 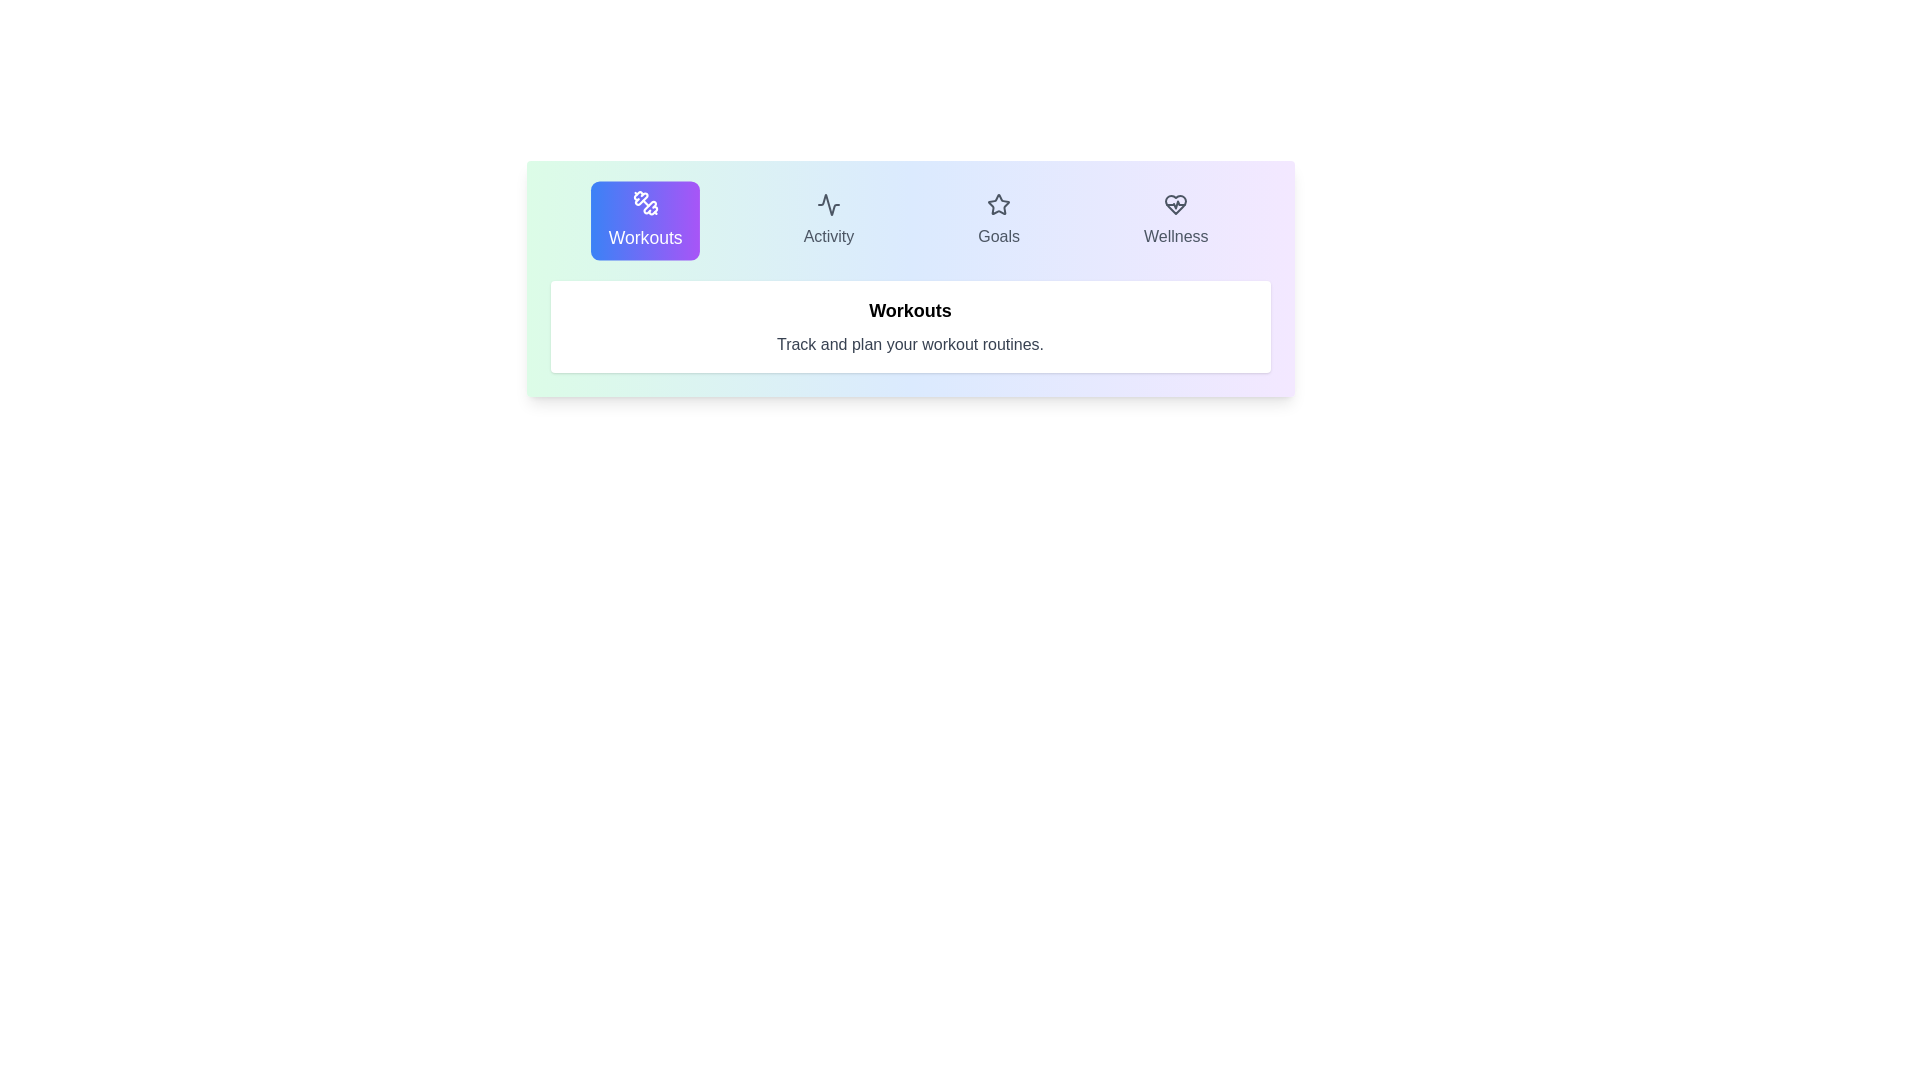 What do you see at coordinates (1176, 204) in the screenshot?
I see `the 'Wellness' category icon located at the far-right side of the navigation bar, above the text label reading 'Wellness'` at bounding box center [1176, 204].